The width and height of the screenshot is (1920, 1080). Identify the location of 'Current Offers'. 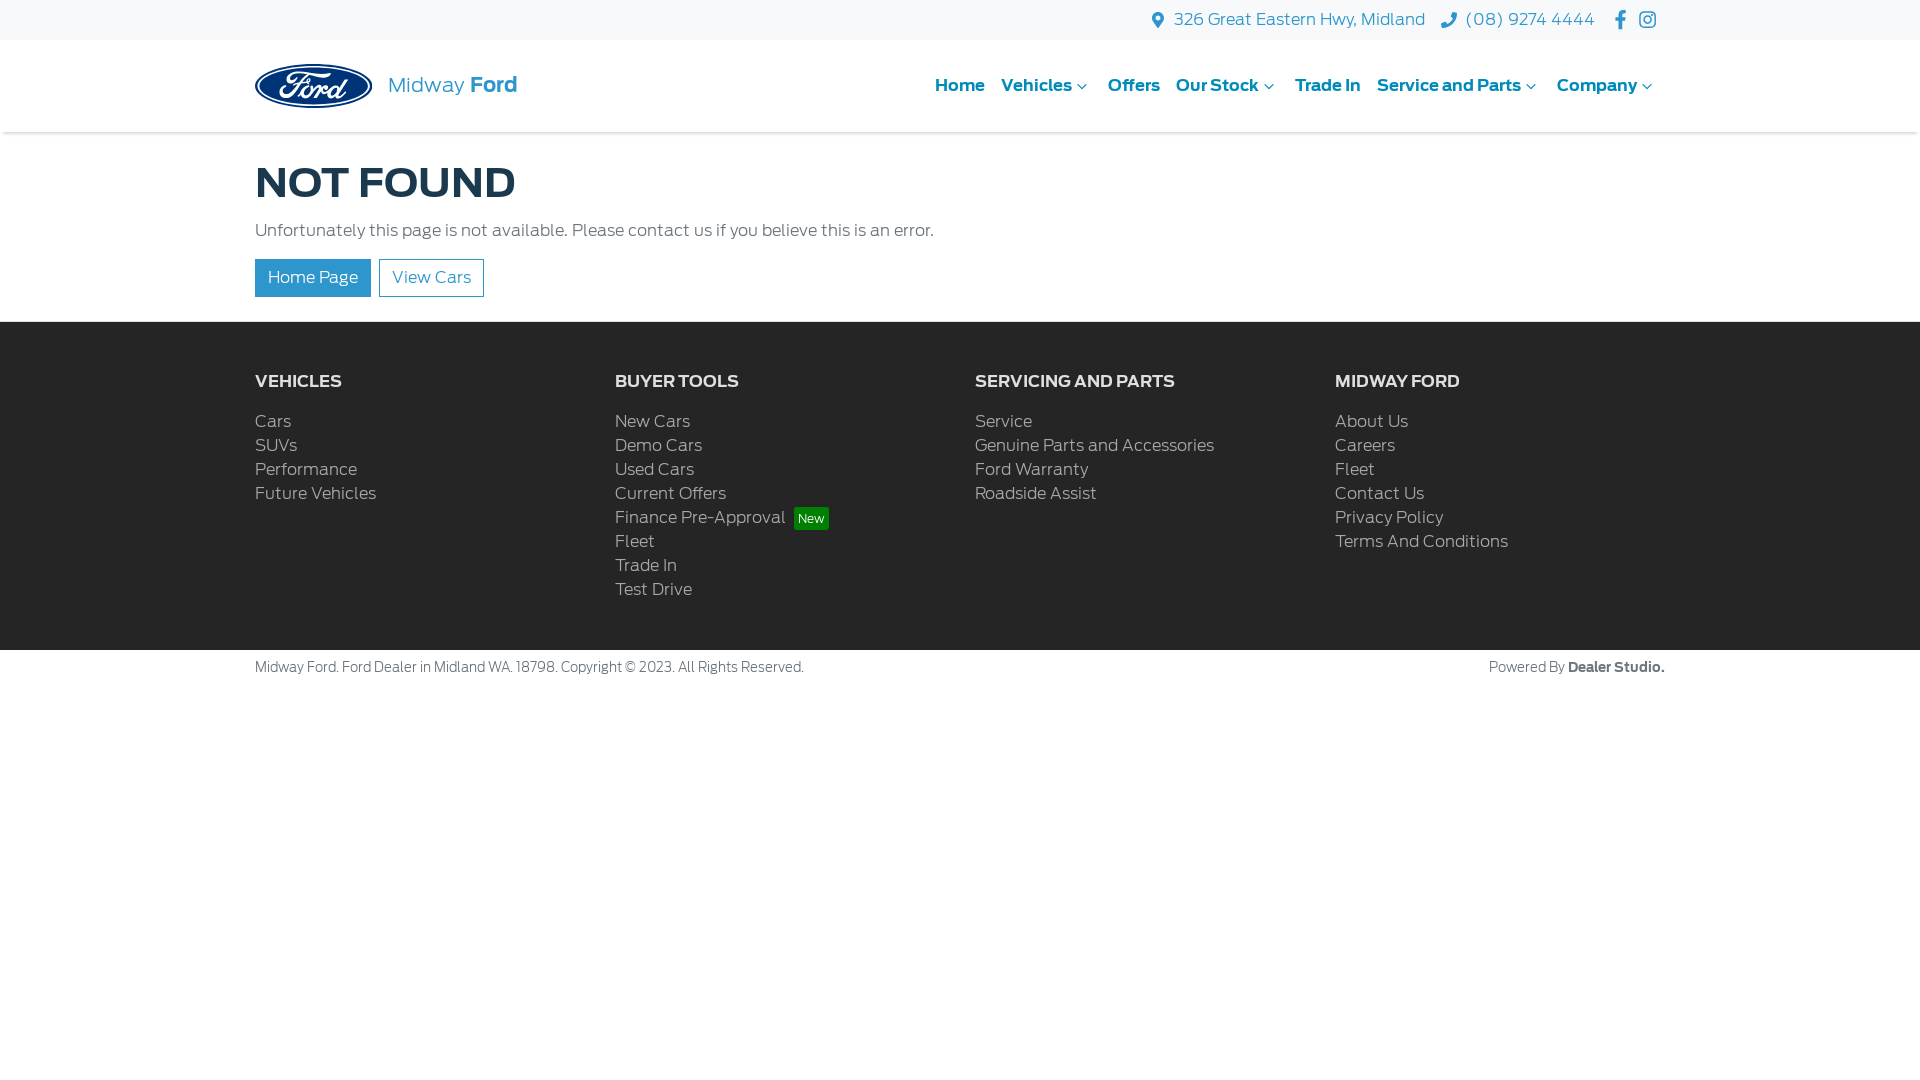
(670, 493).